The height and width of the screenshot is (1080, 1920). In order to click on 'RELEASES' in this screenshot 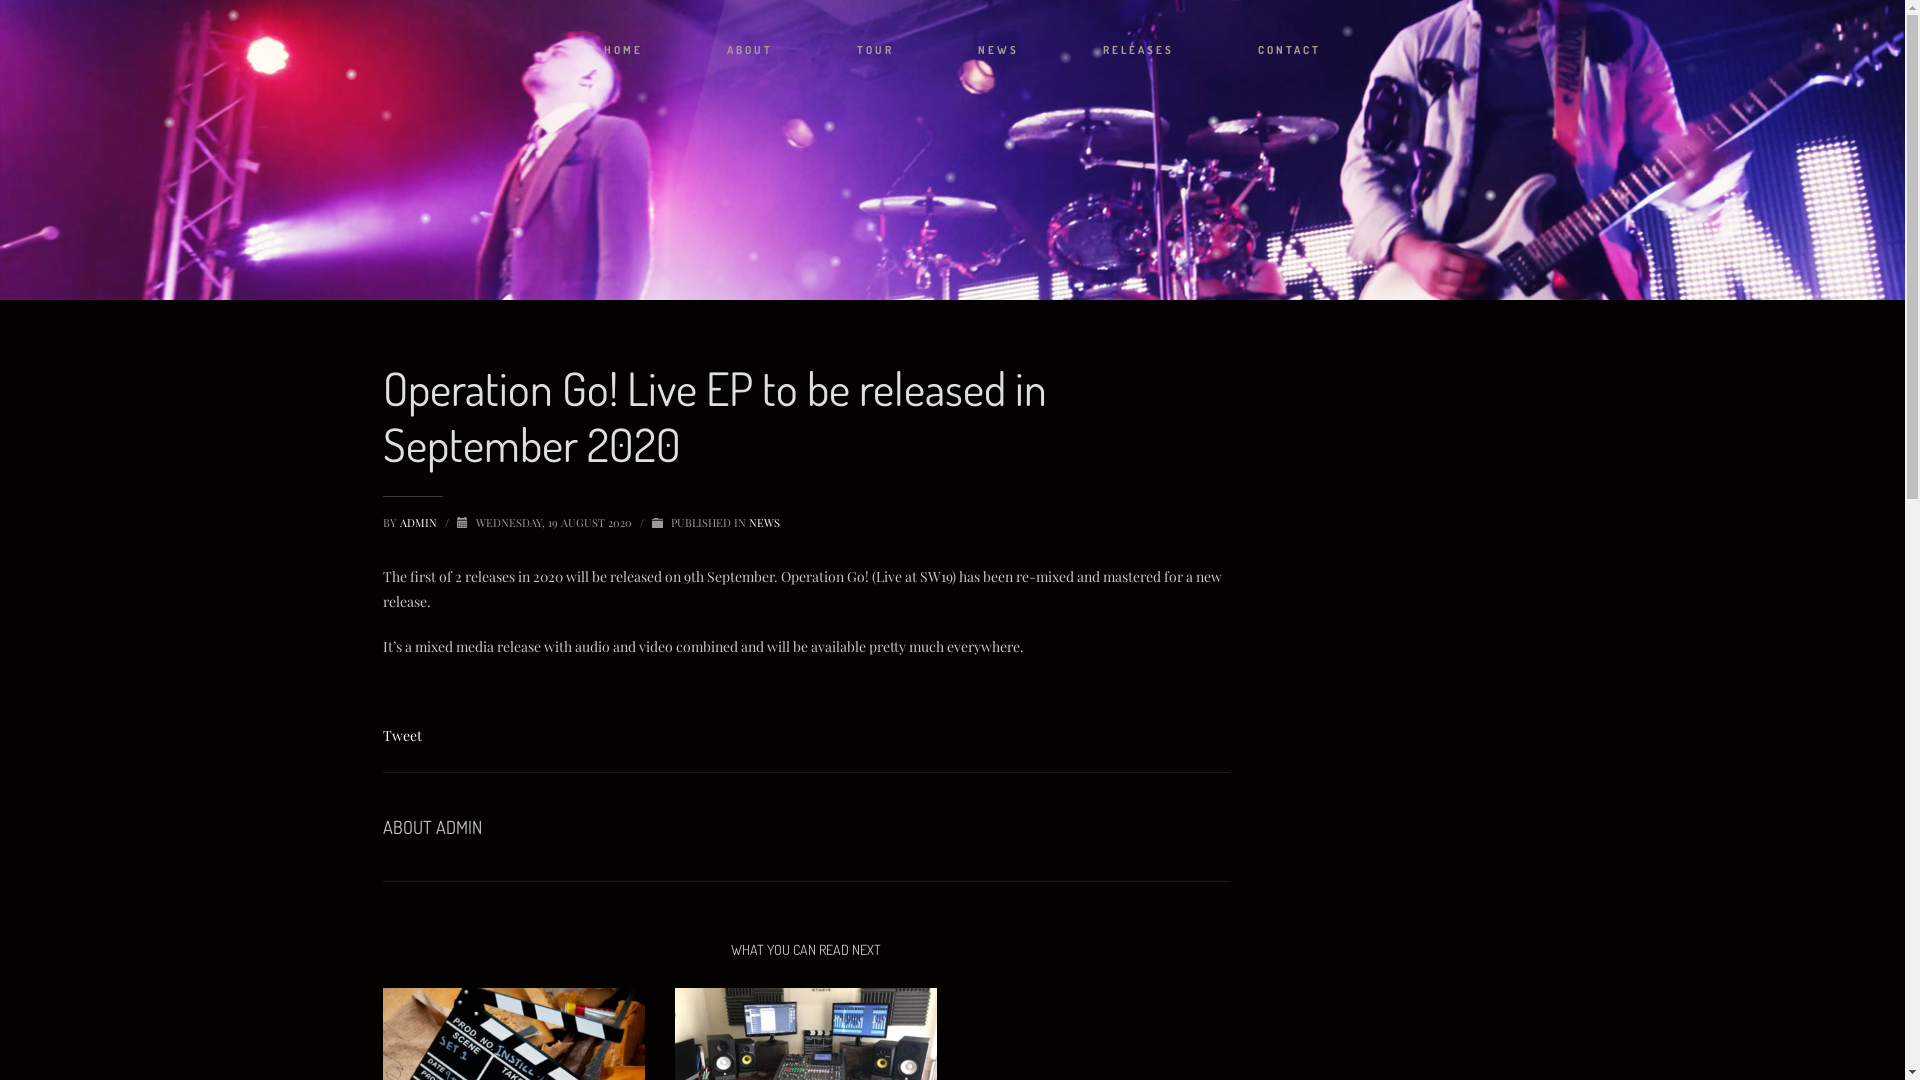, I will do `click(1138, 49)`.